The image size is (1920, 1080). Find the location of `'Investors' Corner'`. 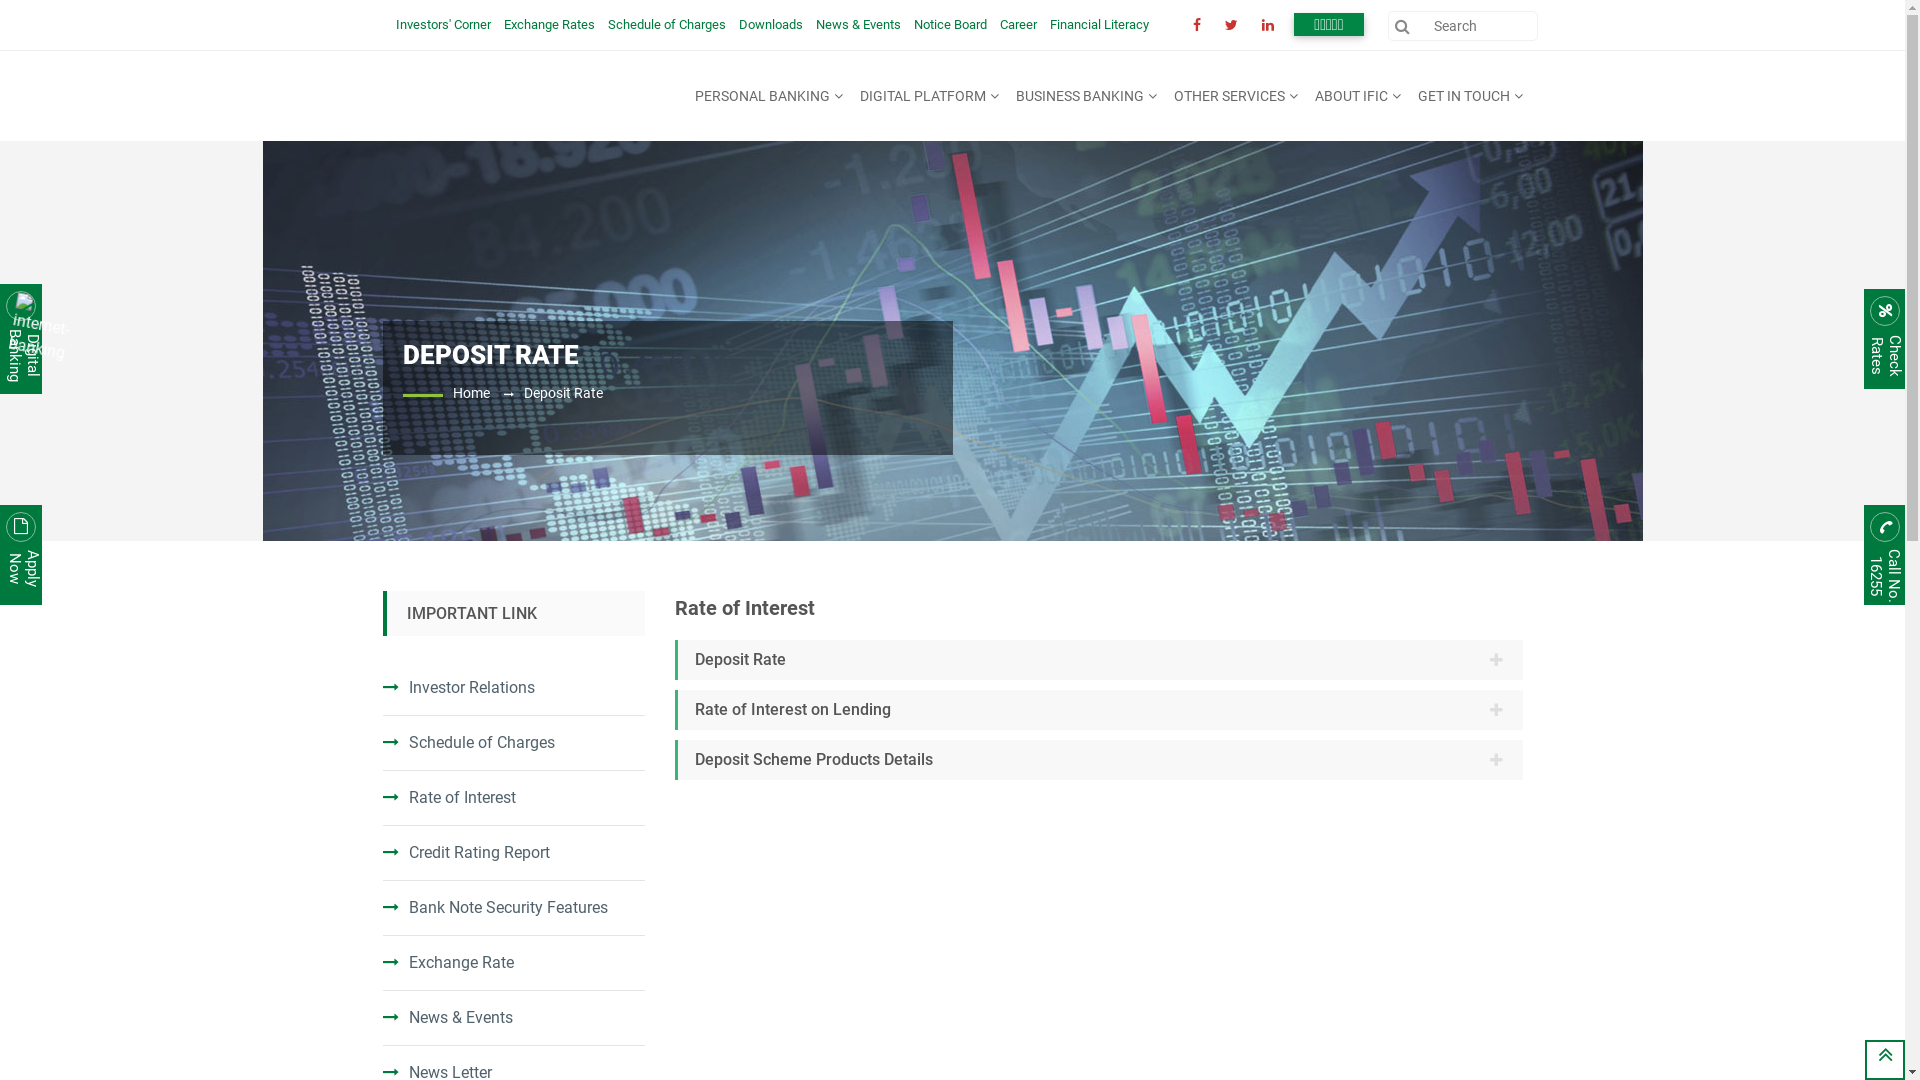

'Investors' Corner' is located at coordinates (442, 24).